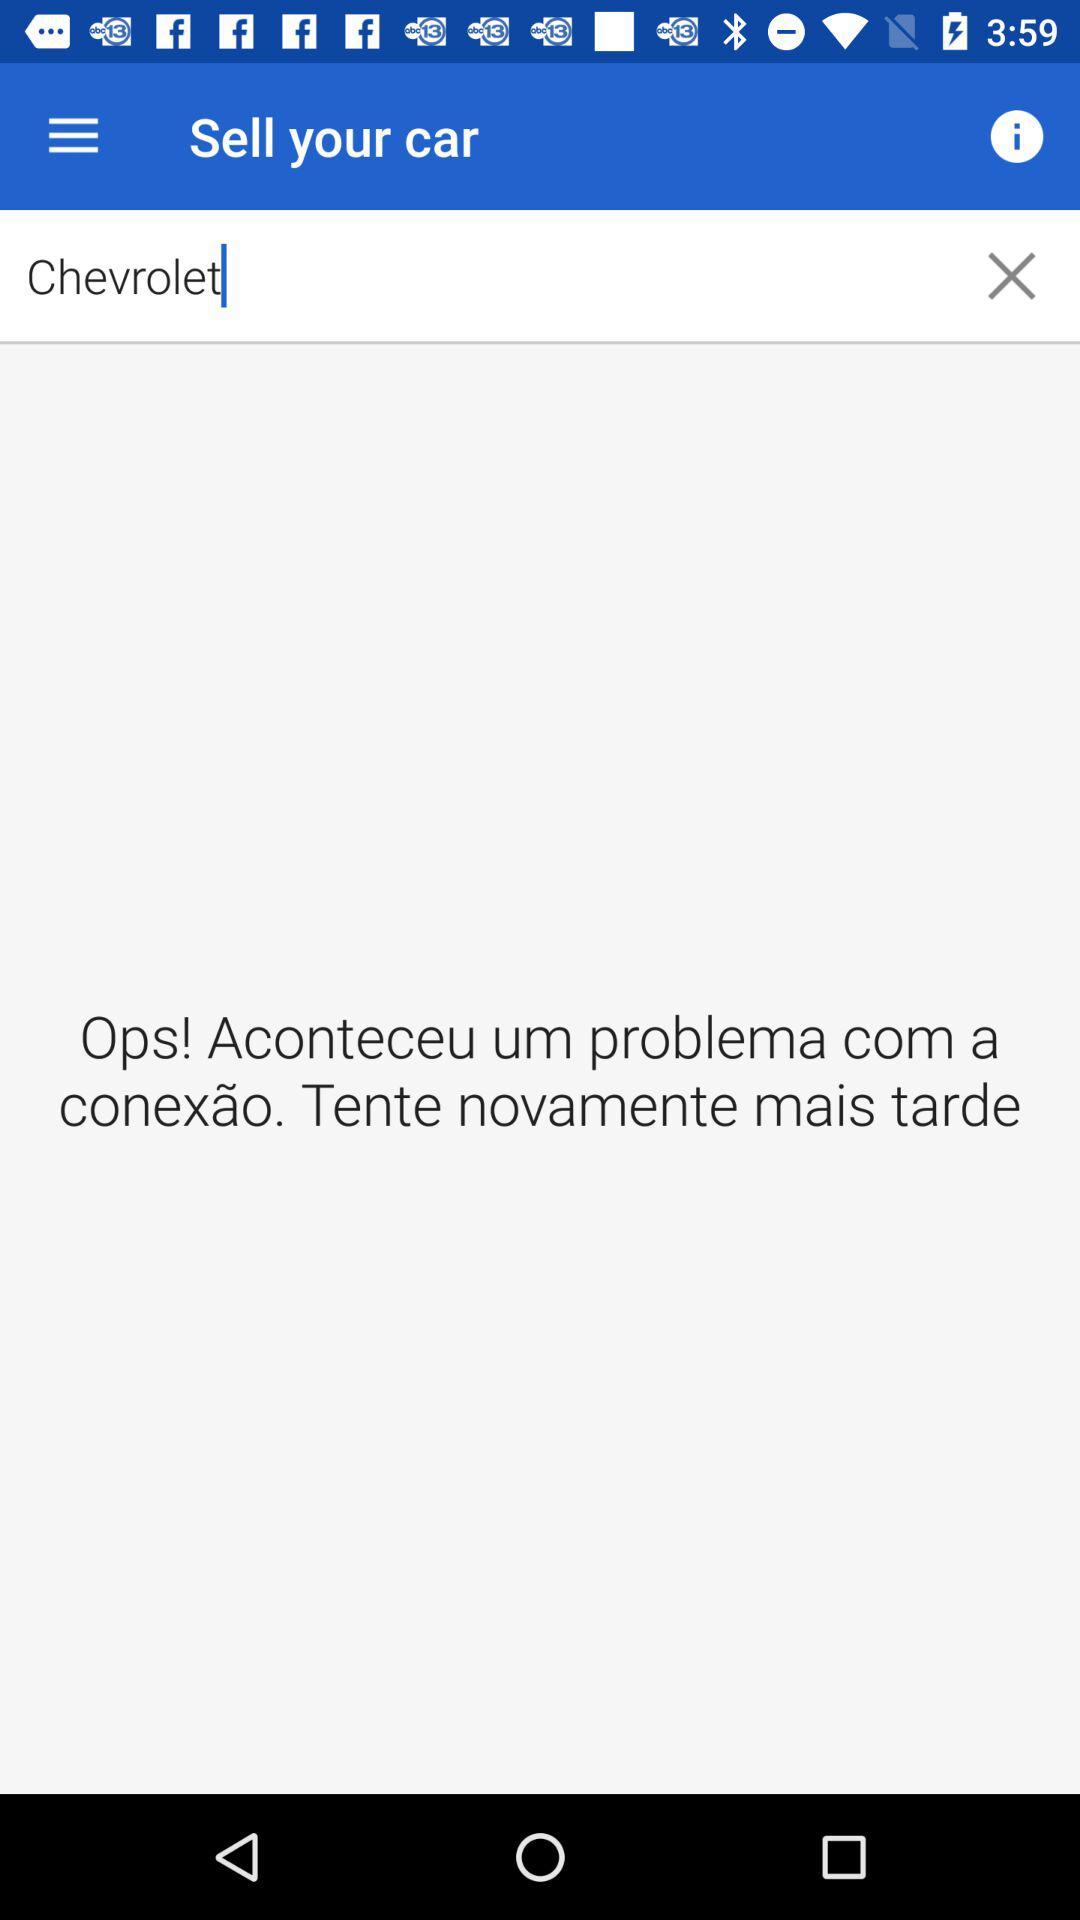 The height and width of the screenshot is (1920, 1080). What do you see at coordinates (1011, 274) in the screenshot?
I see `the icon to the right of the chevrolet item` at bounding box center [1011, 274].